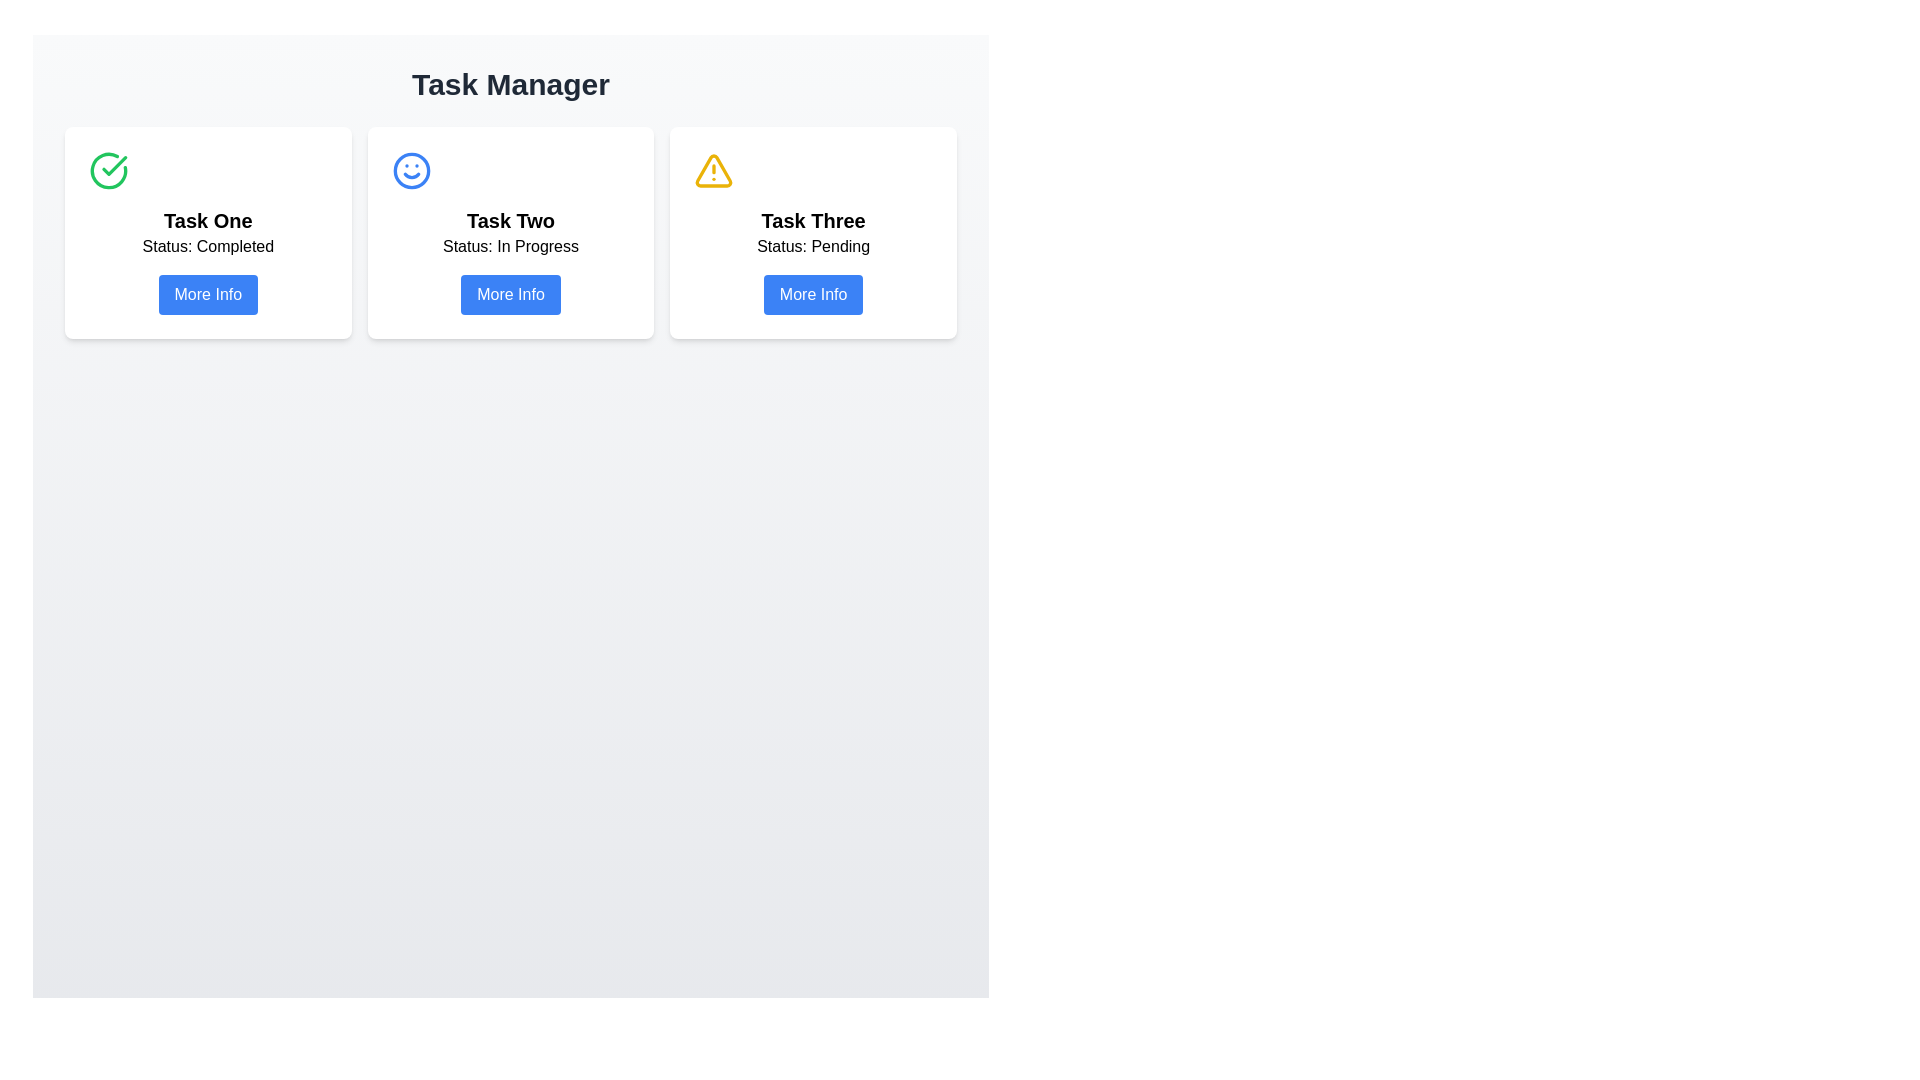  I want to click on the warning icon, which is a yellow triangle with a hollow center and an exclamation mark inside, located at the top-center of the third card labeled 'Task Three' under the title 'Task Manager.', so click(714, 169).